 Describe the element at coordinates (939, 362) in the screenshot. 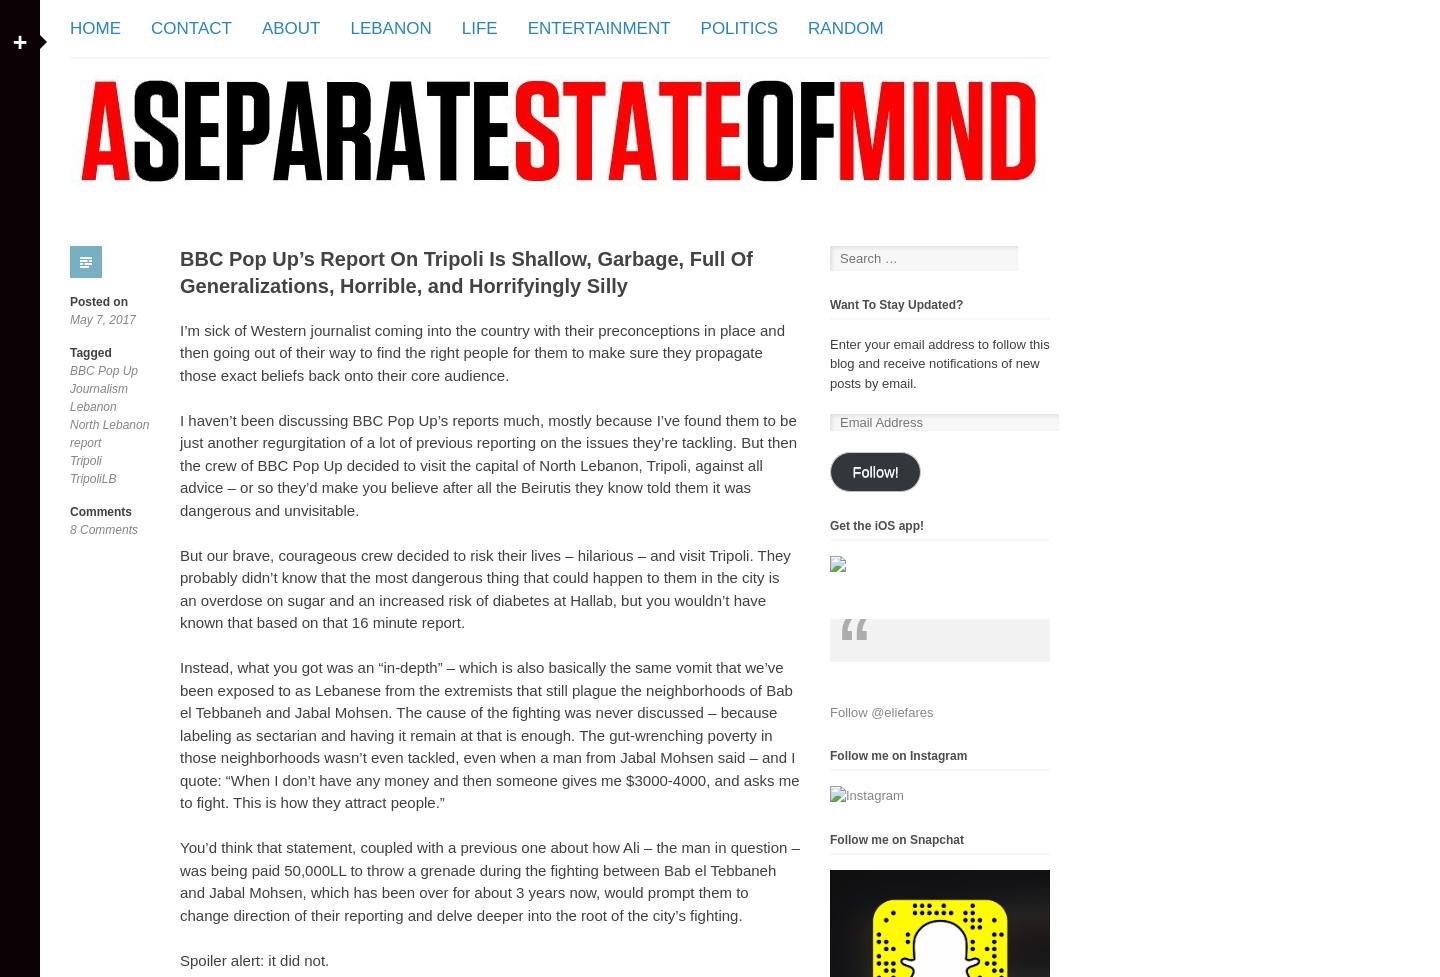

I see `'Enter your email address to follow this blog and receive notifications of new posts by email.'` at that location.